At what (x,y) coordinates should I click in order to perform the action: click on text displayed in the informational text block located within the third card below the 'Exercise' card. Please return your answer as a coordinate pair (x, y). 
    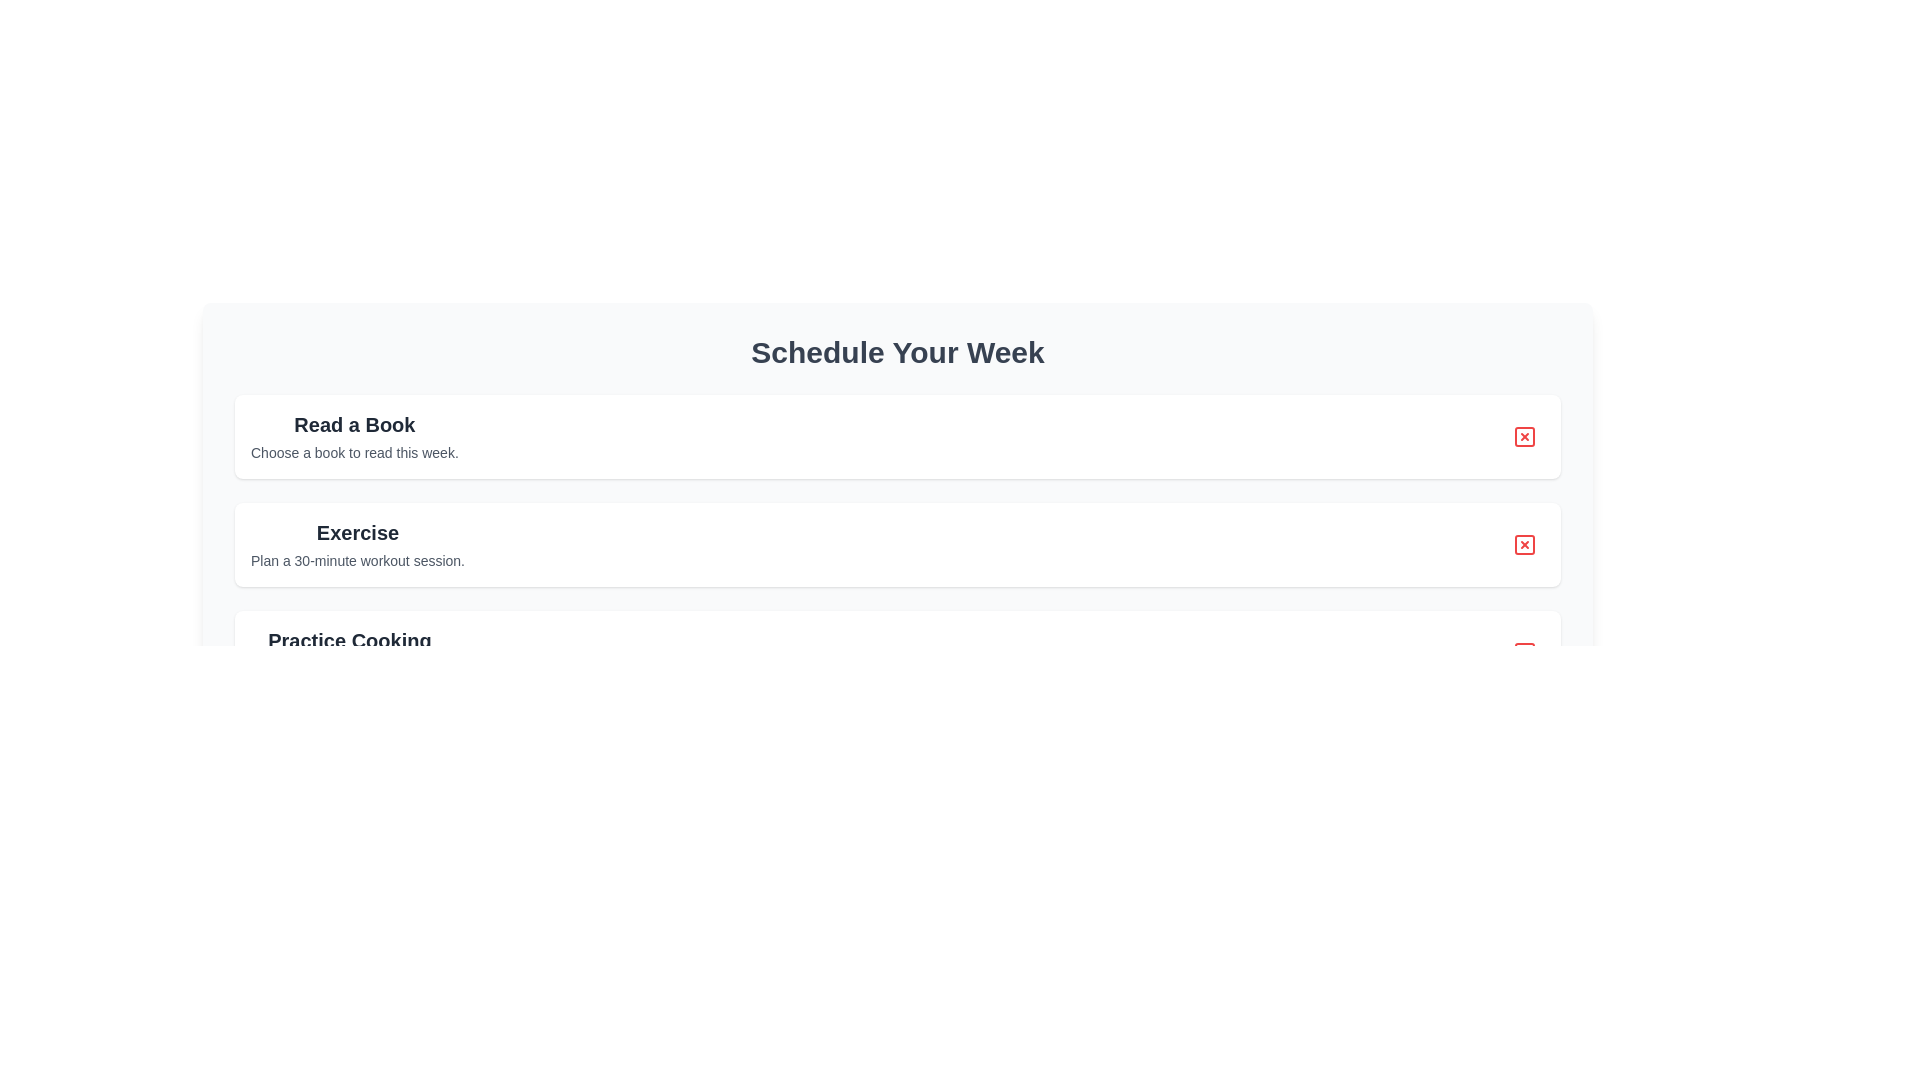
    Looking at the image, I should click on (350, 652).